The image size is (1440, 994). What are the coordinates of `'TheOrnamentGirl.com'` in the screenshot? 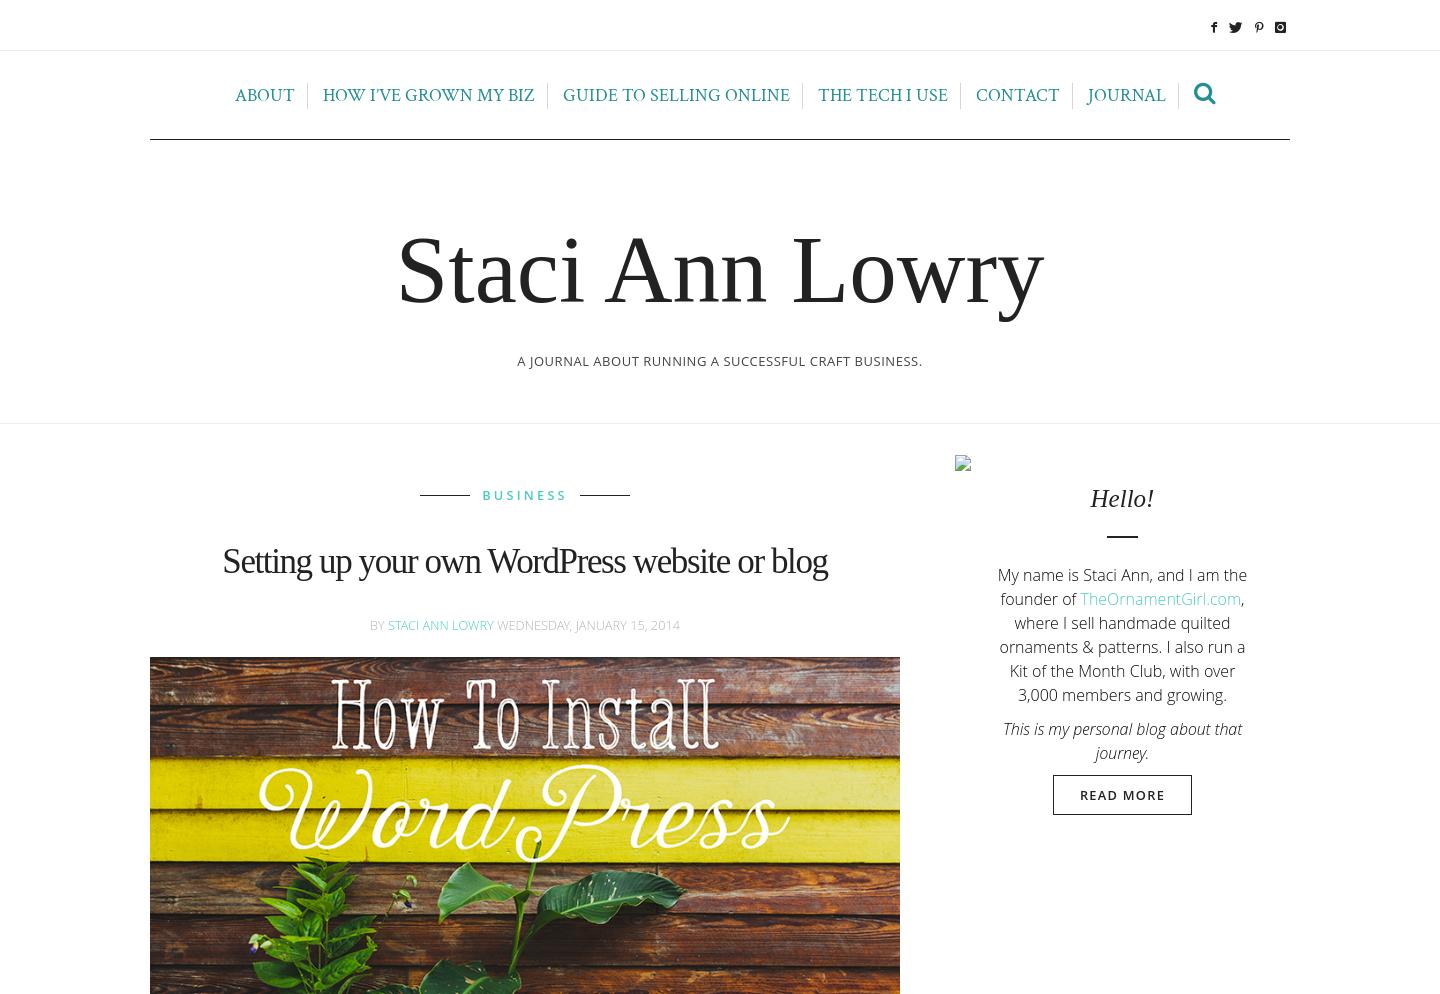 It's located at (1160, 597).